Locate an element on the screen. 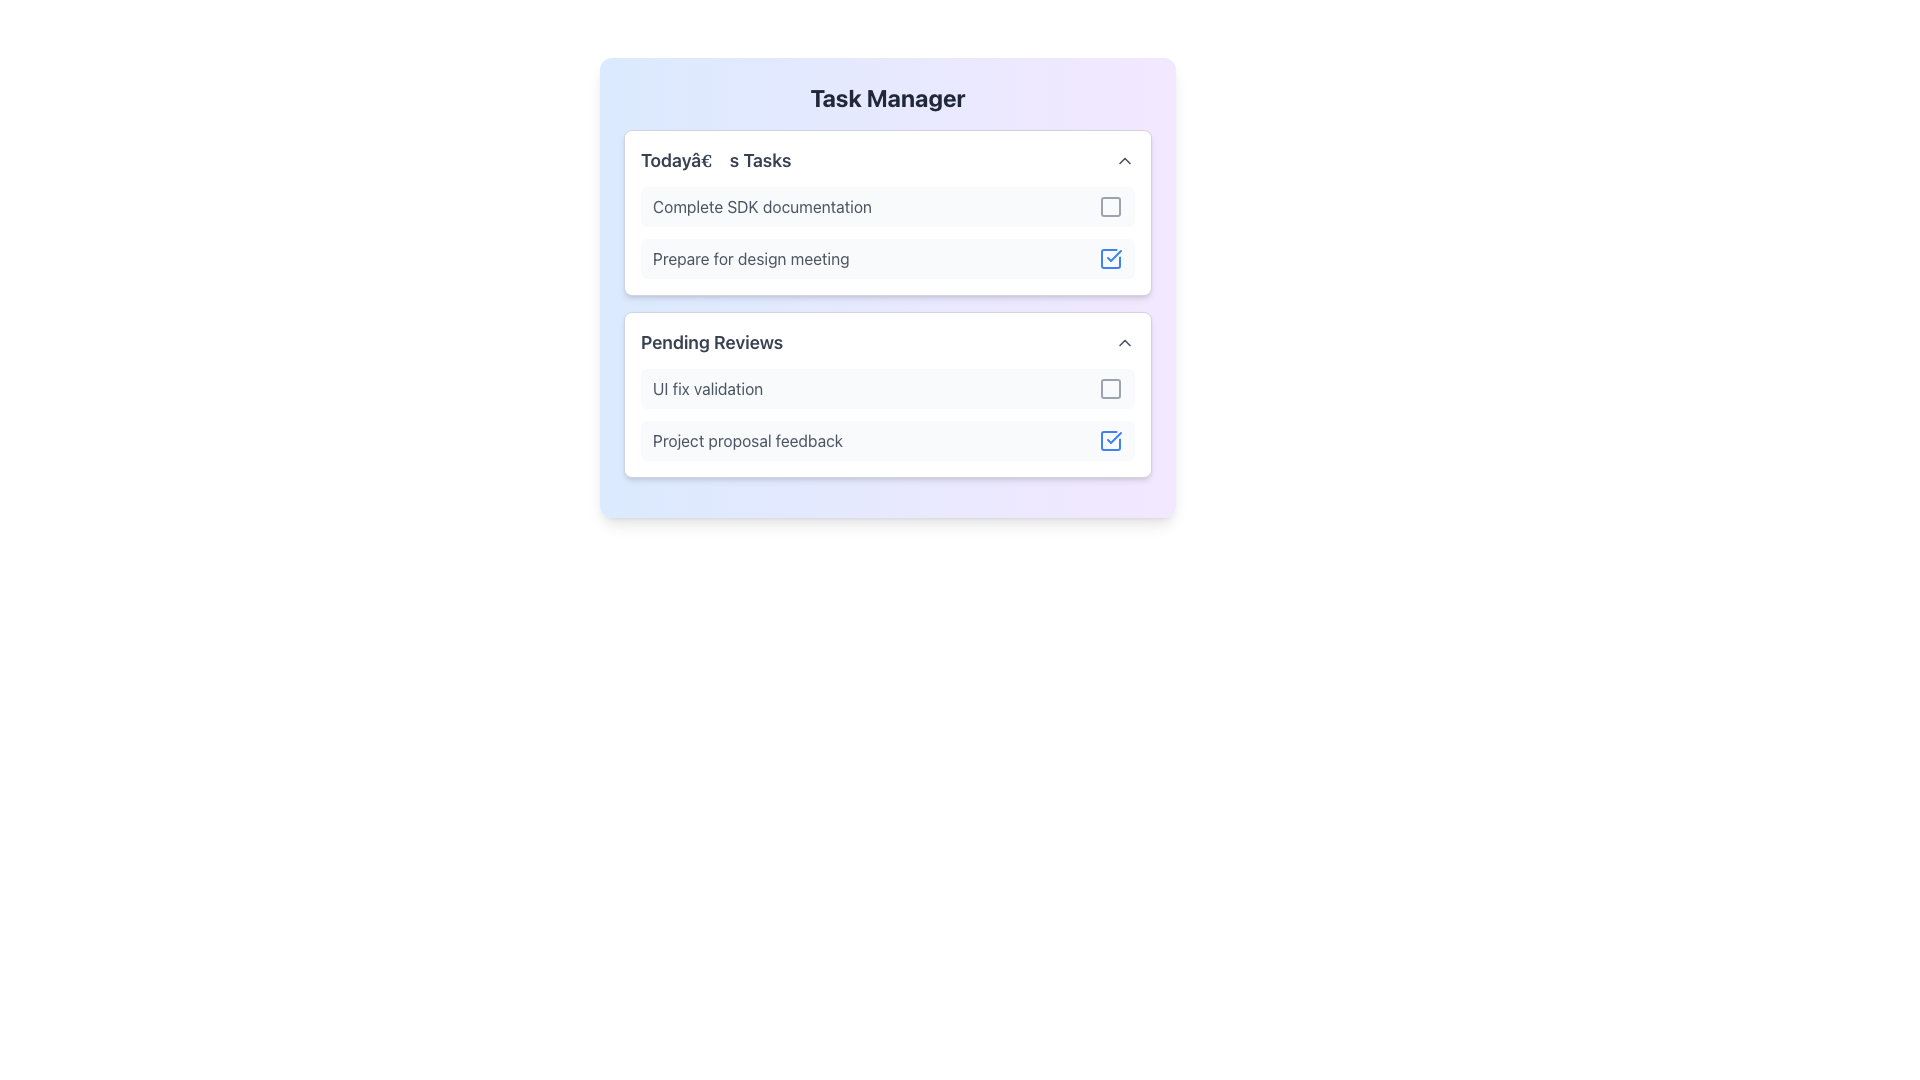 This screenshot has height=1080, width=1920. the checkbox for 'Project proposal feedback' located at the far-right side of the 'Pending Reviews' section is located at coordinates (1109, 439).